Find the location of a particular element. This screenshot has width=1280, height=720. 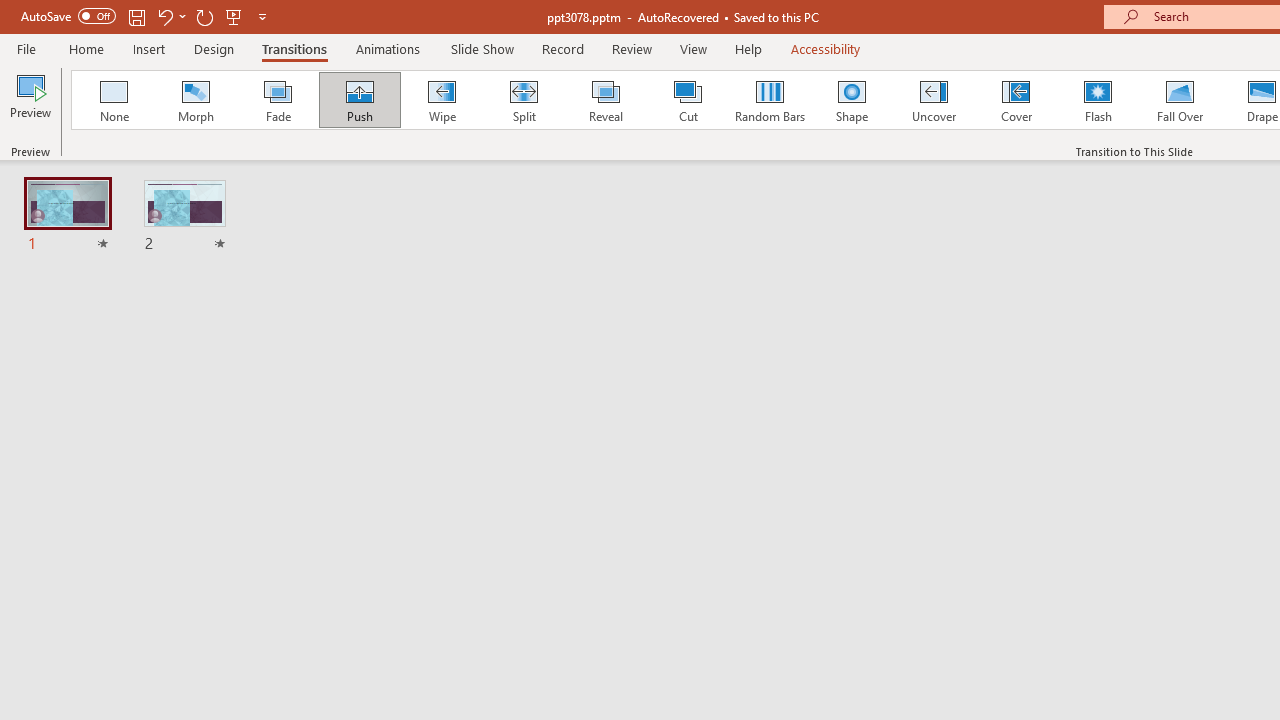

'Cut' is located at coordinates (688, 100).